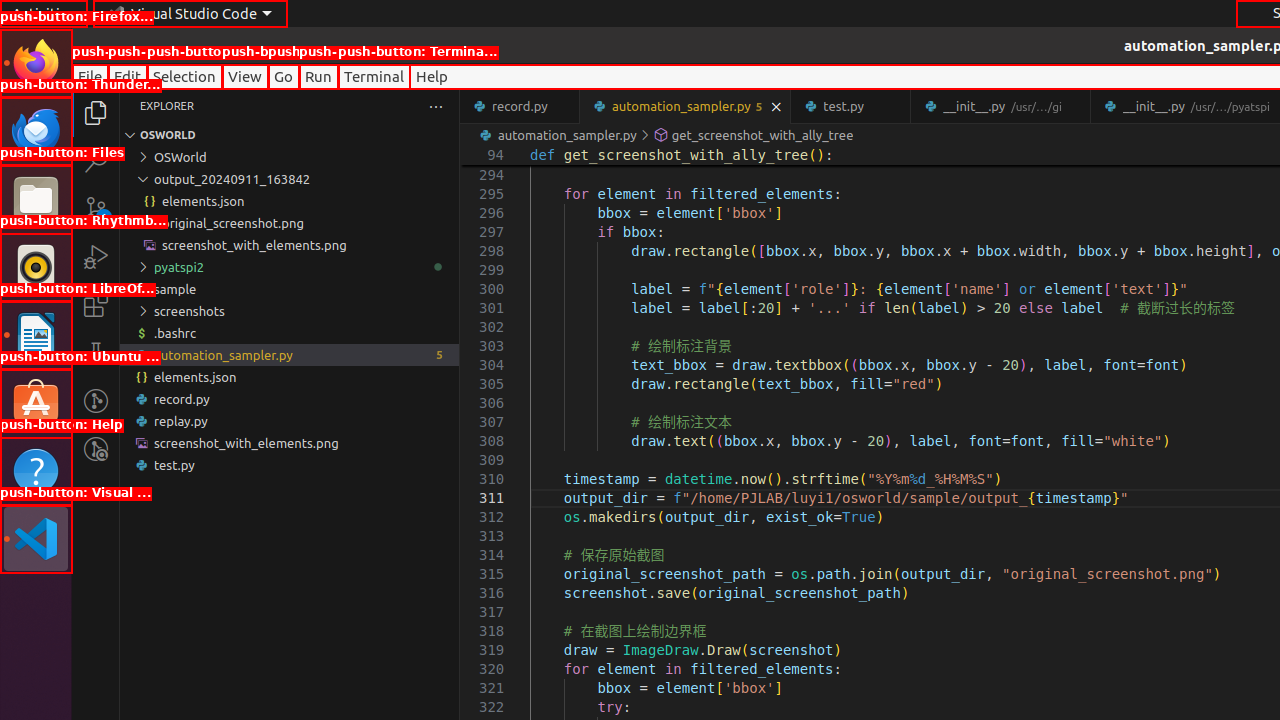 The height and width of the screenshot is (720, 1280). What do you see at coordinates (35, 61) in the screenshot?
I see `'Firefox Web Browser'` at bounding box center [35, 61].